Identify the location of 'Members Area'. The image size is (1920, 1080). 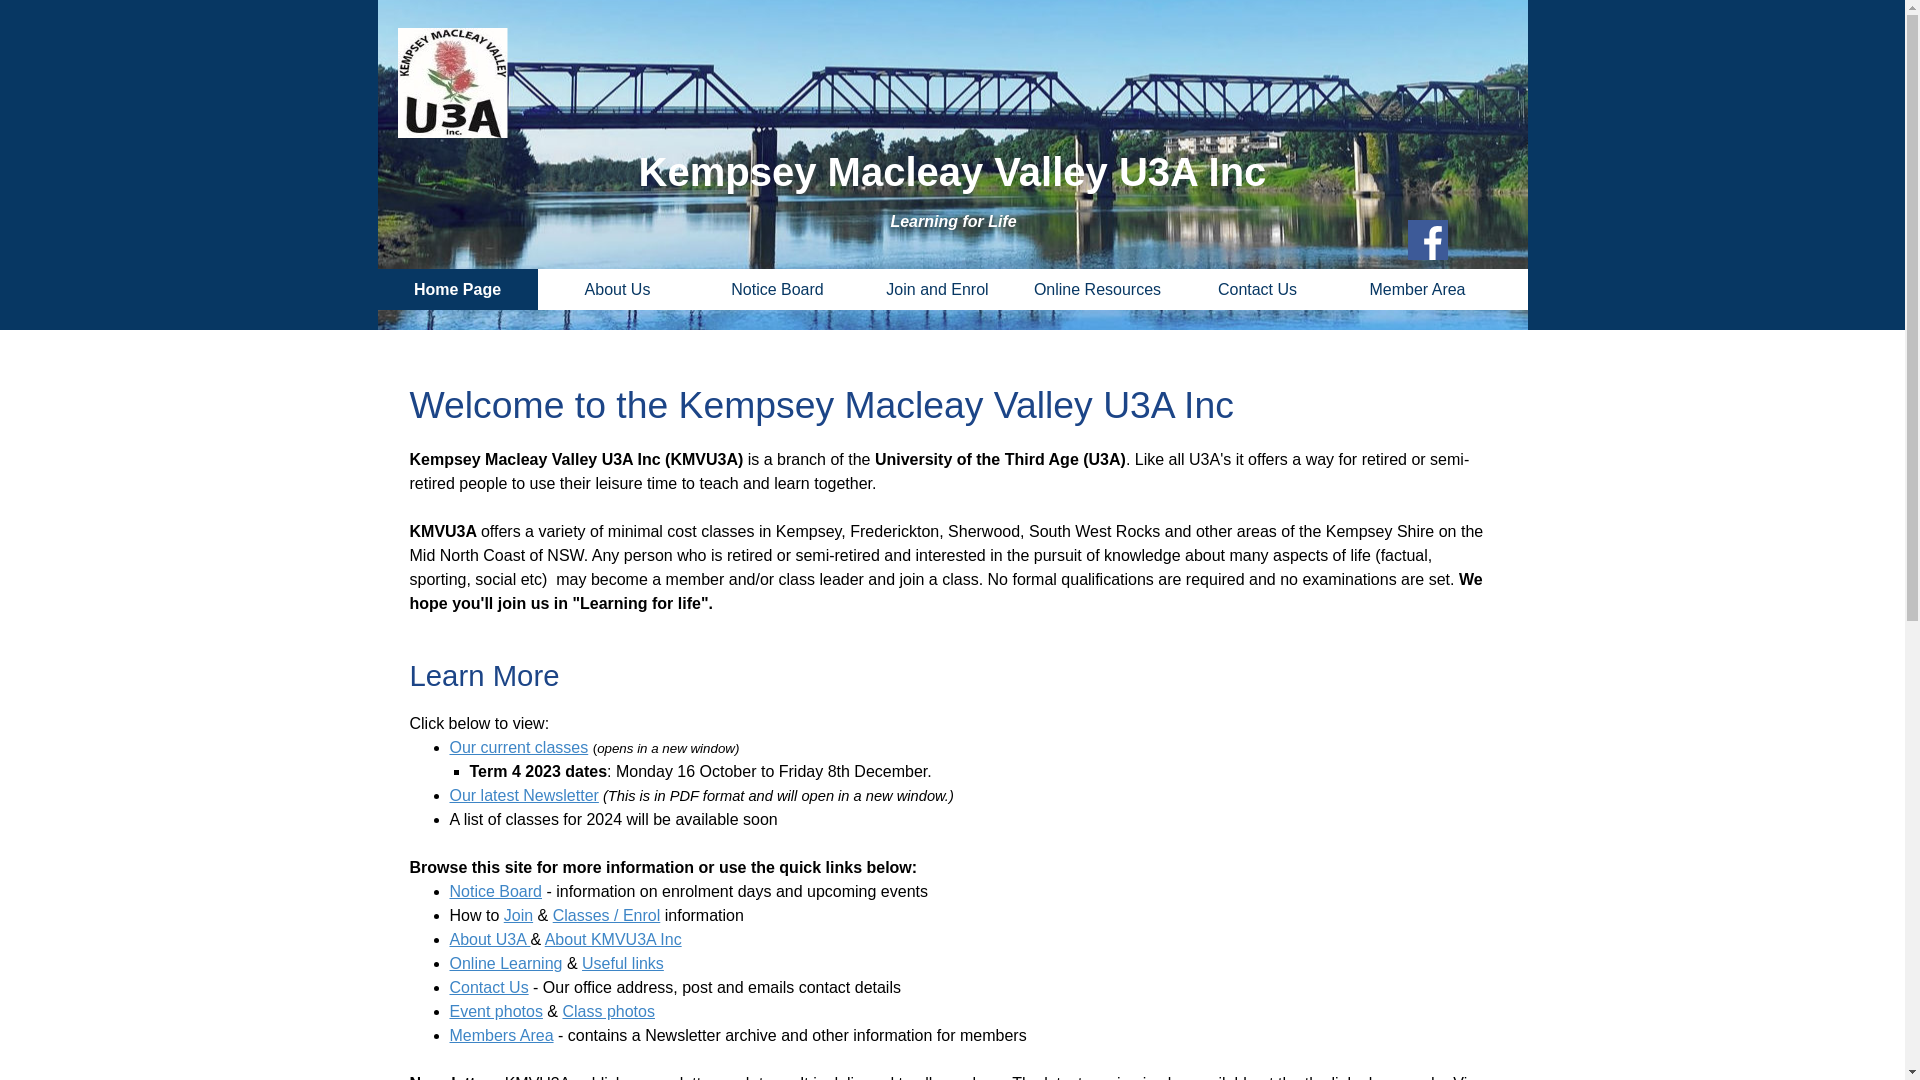
(502, 1035).